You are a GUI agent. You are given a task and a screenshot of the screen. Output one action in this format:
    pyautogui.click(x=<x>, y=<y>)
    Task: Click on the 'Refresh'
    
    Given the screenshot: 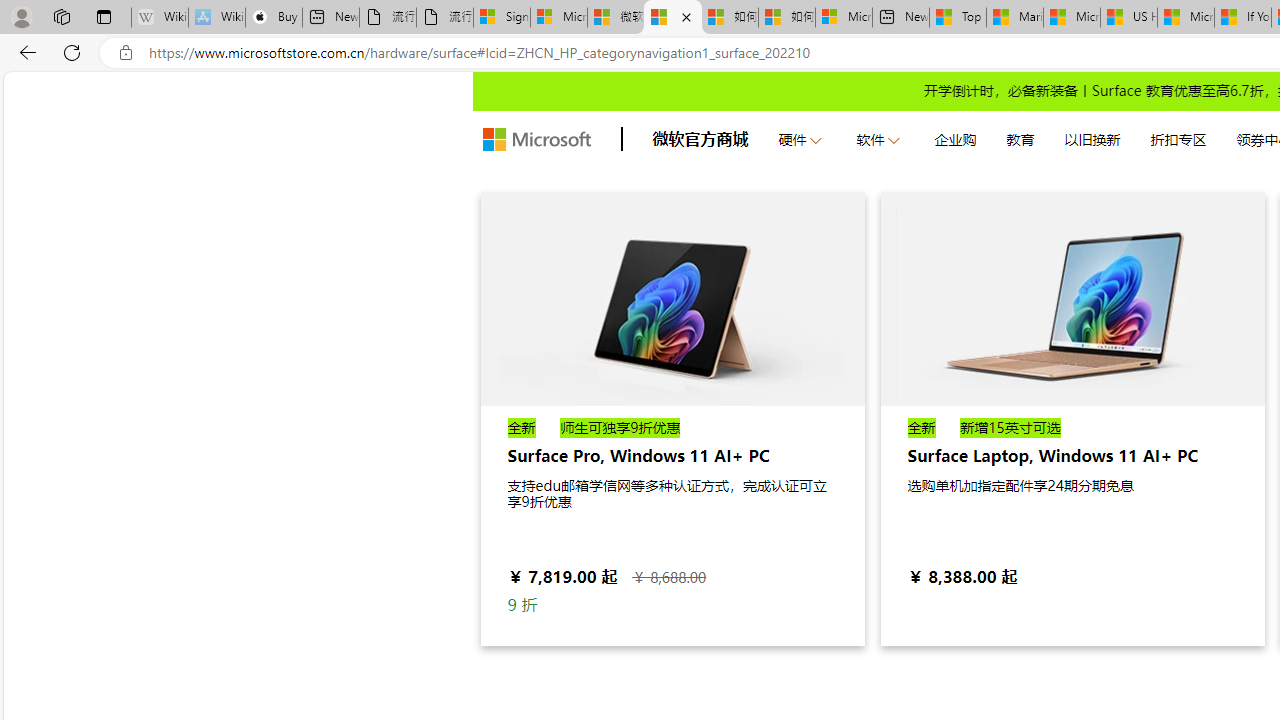 What is the action you would take?
    pyautogui.click(x=72, y=51)
    